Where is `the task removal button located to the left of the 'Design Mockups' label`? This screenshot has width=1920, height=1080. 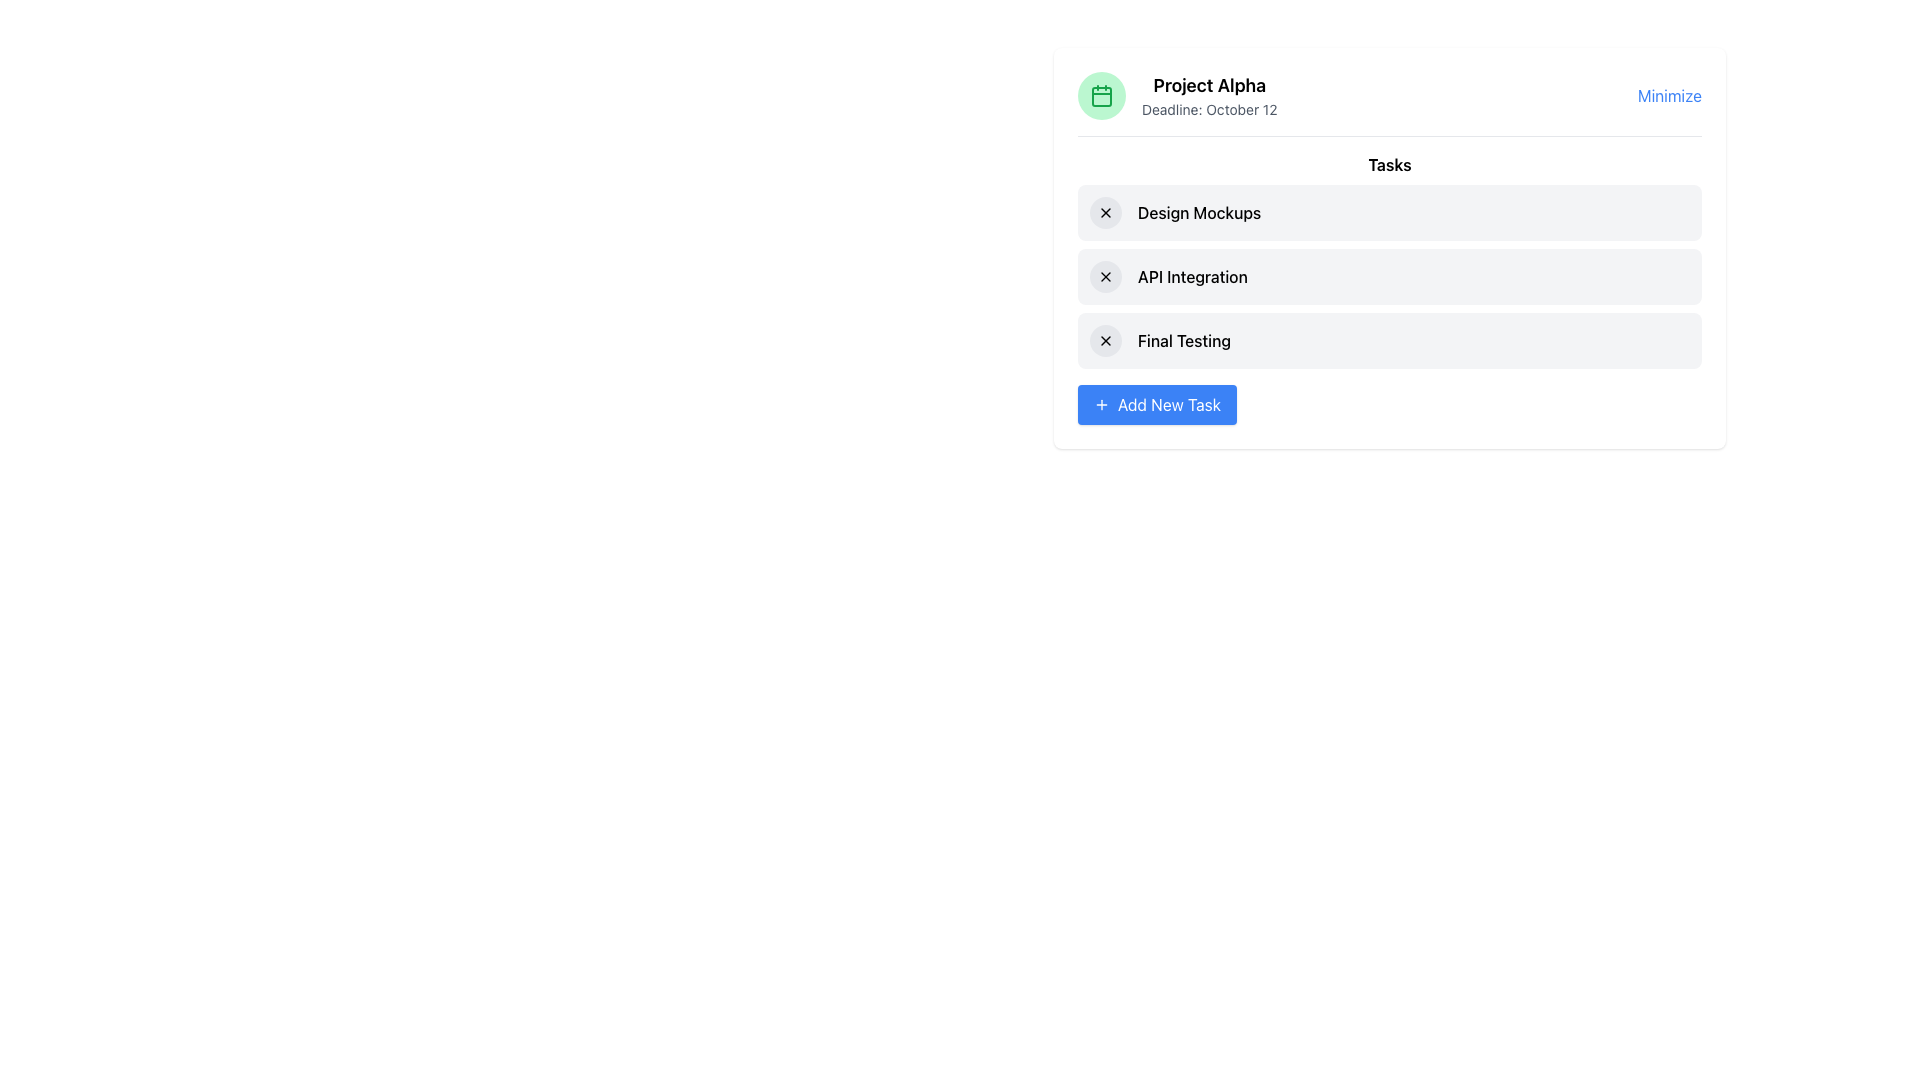 the task removal button located to the left of the 'Design Mockups' label is located at coordinates (1104, 212).